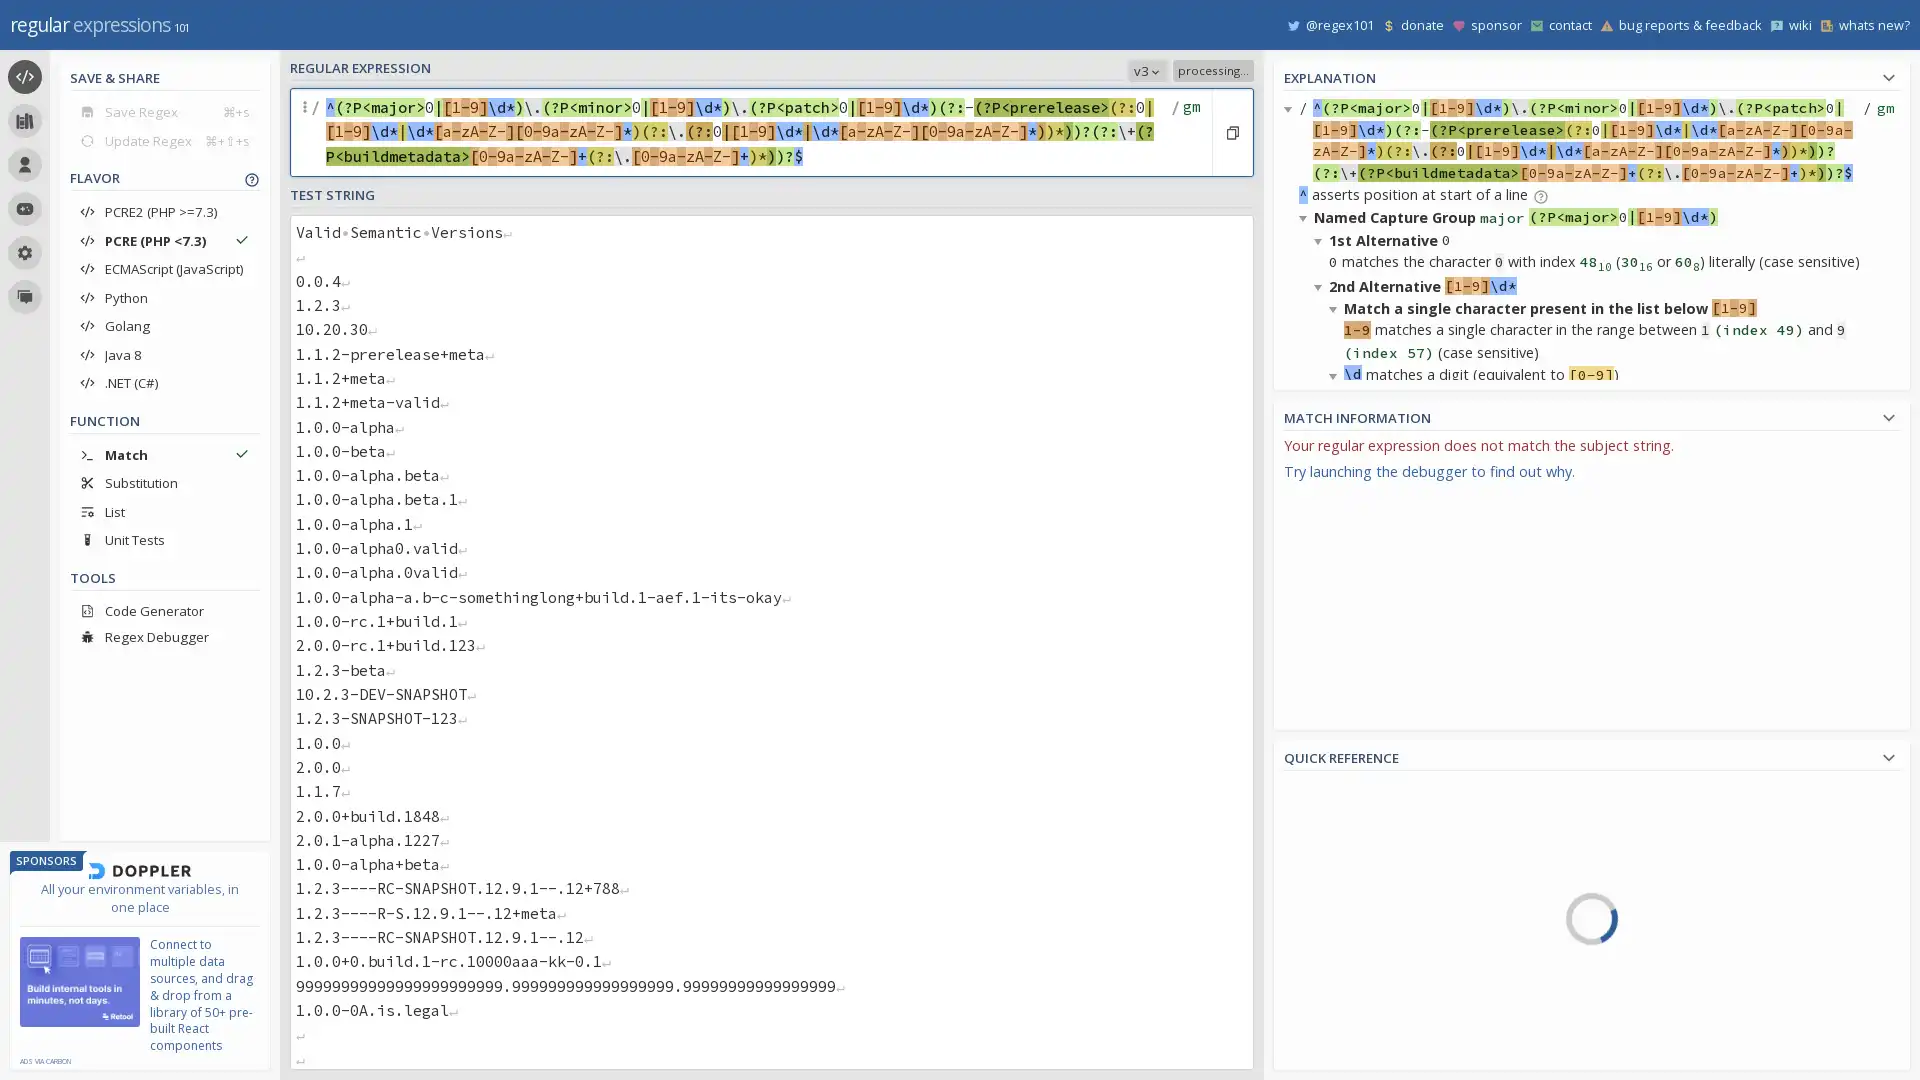  What do you see at coordinates (1691, 1047) in the screenshot?
I see `Any digit \d` at bounding box center [1691, 1047].